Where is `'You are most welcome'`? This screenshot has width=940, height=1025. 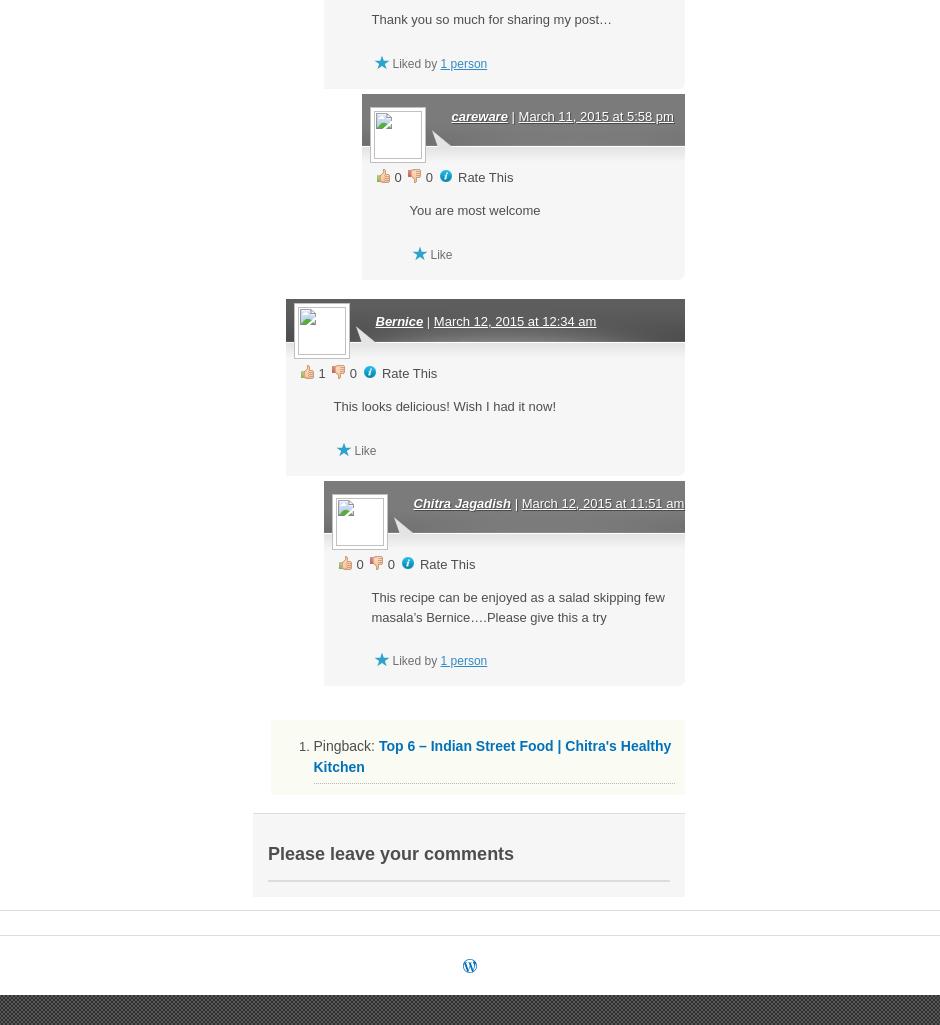 'You are most welcome' is located at coordinates (474, 210).